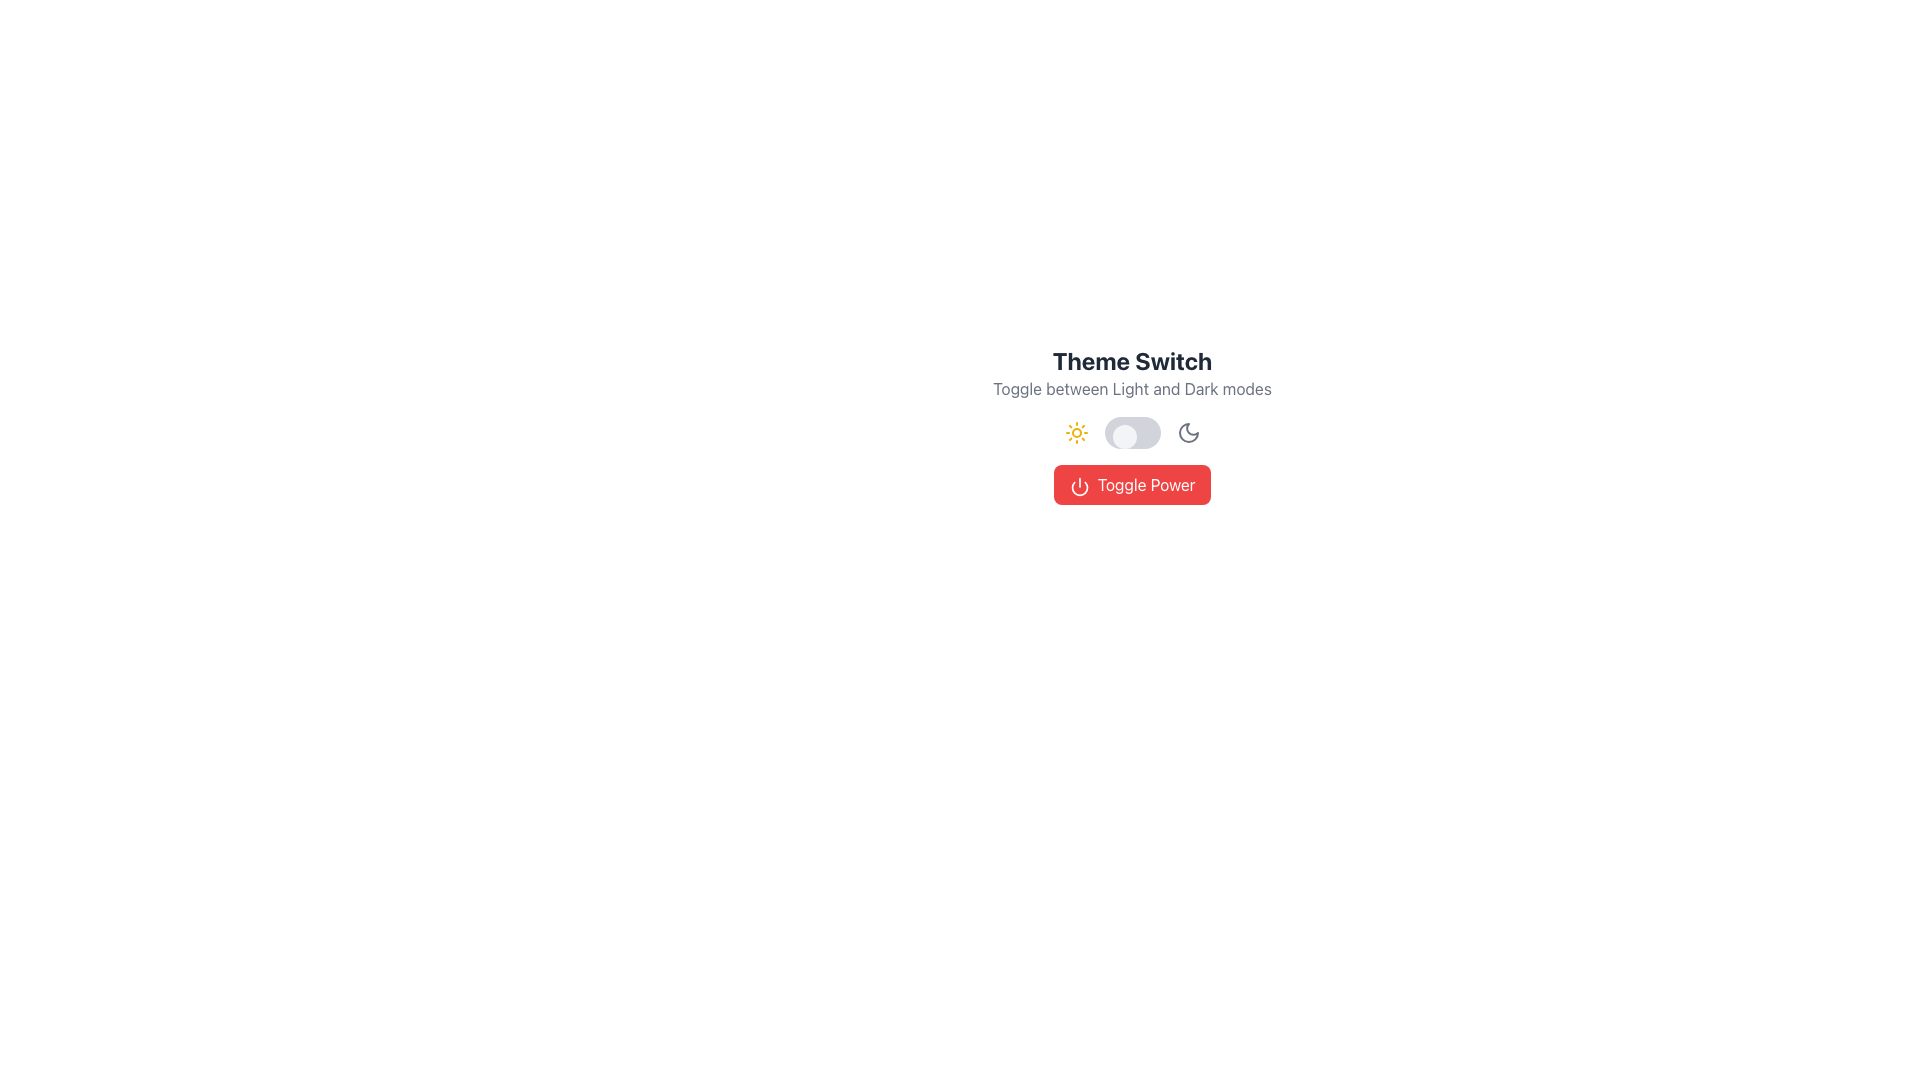 Image resolution: width=1920 pixels, height=1080 pixels. I want to click on the theme toggle switch located in the 'Theme Switch' section of the modal, so click(1132, 423).